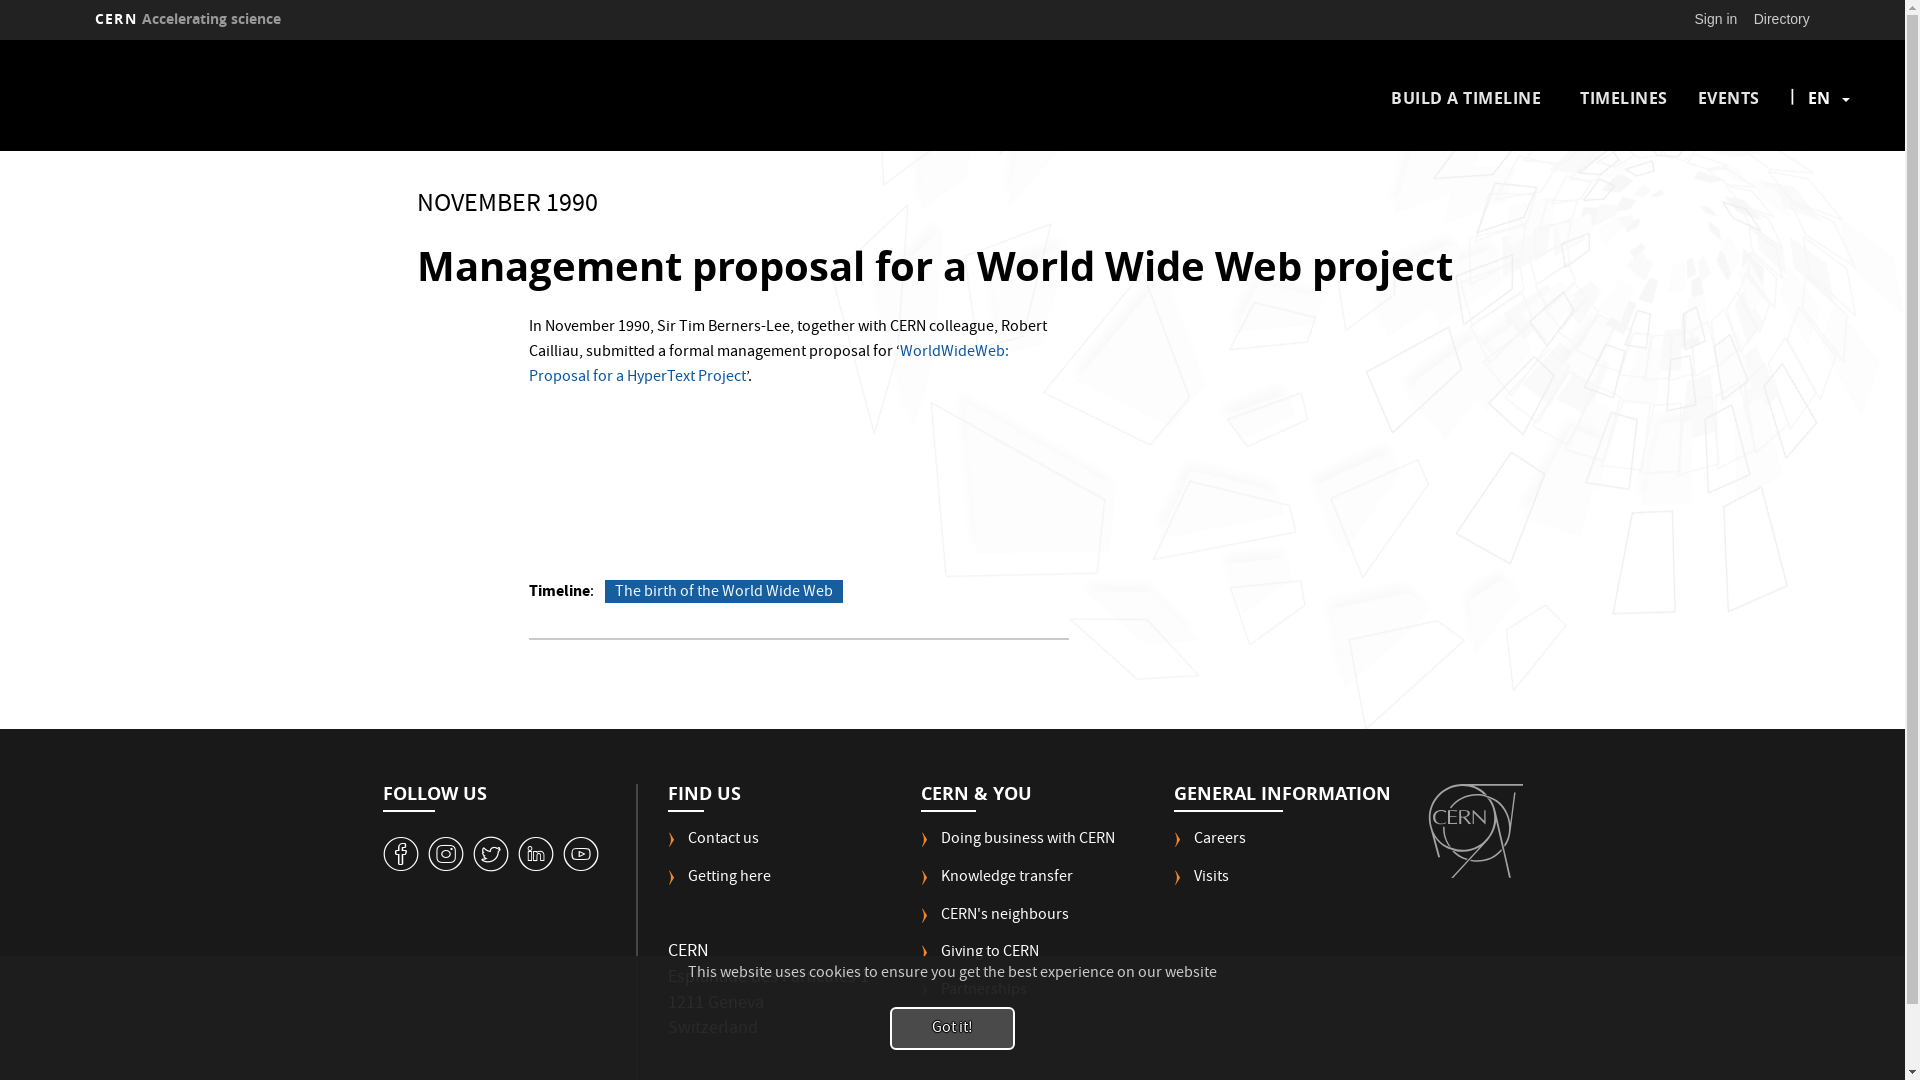 This screenshot has width=1920, height=1080. Describe the element at coordinates (1745, 19) in the screenshot. I see `'Directory'` at that location.